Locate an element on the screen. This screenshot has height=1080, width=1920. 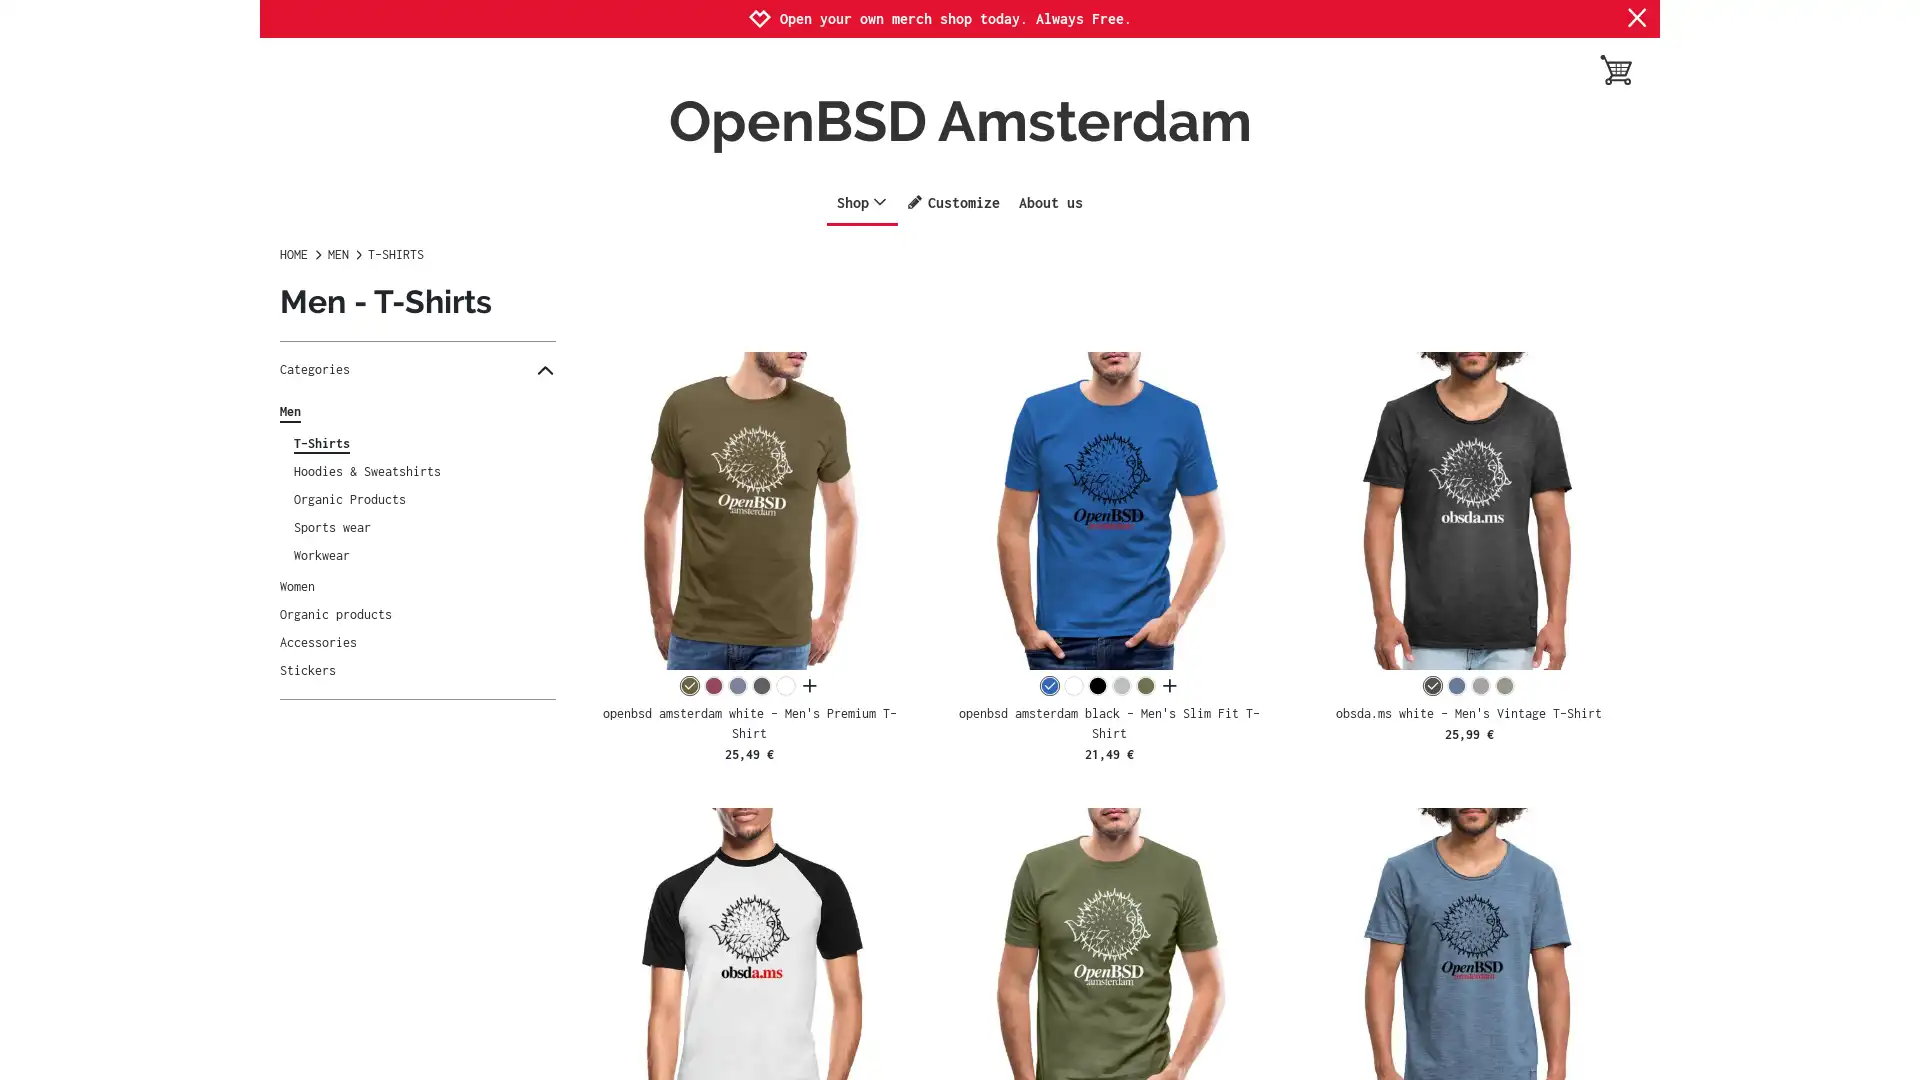
charcoal grey is located at coordinates (760, 685).